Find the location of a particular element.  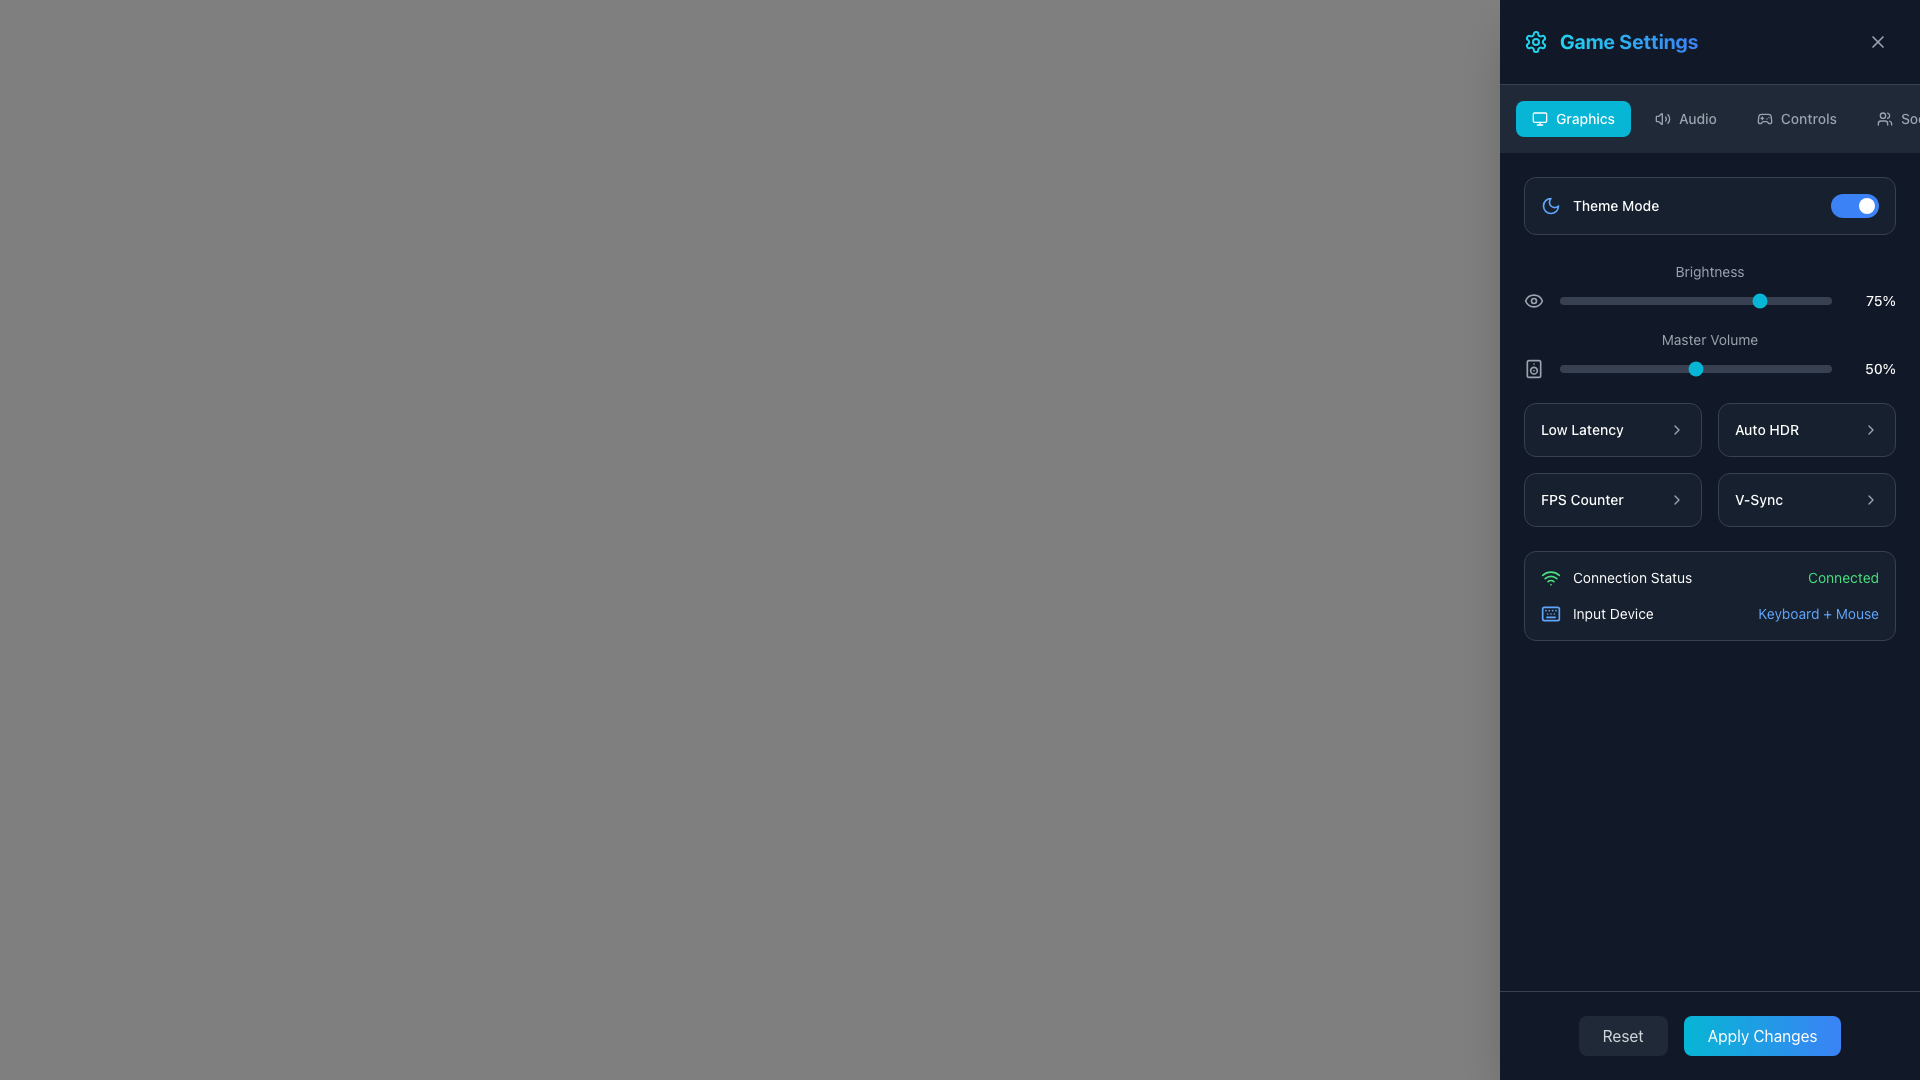

the 'Controls' icon located in the upper section of the menu panel, positioned left of the 'Controls' text label is located at coordinates (1764, 119).